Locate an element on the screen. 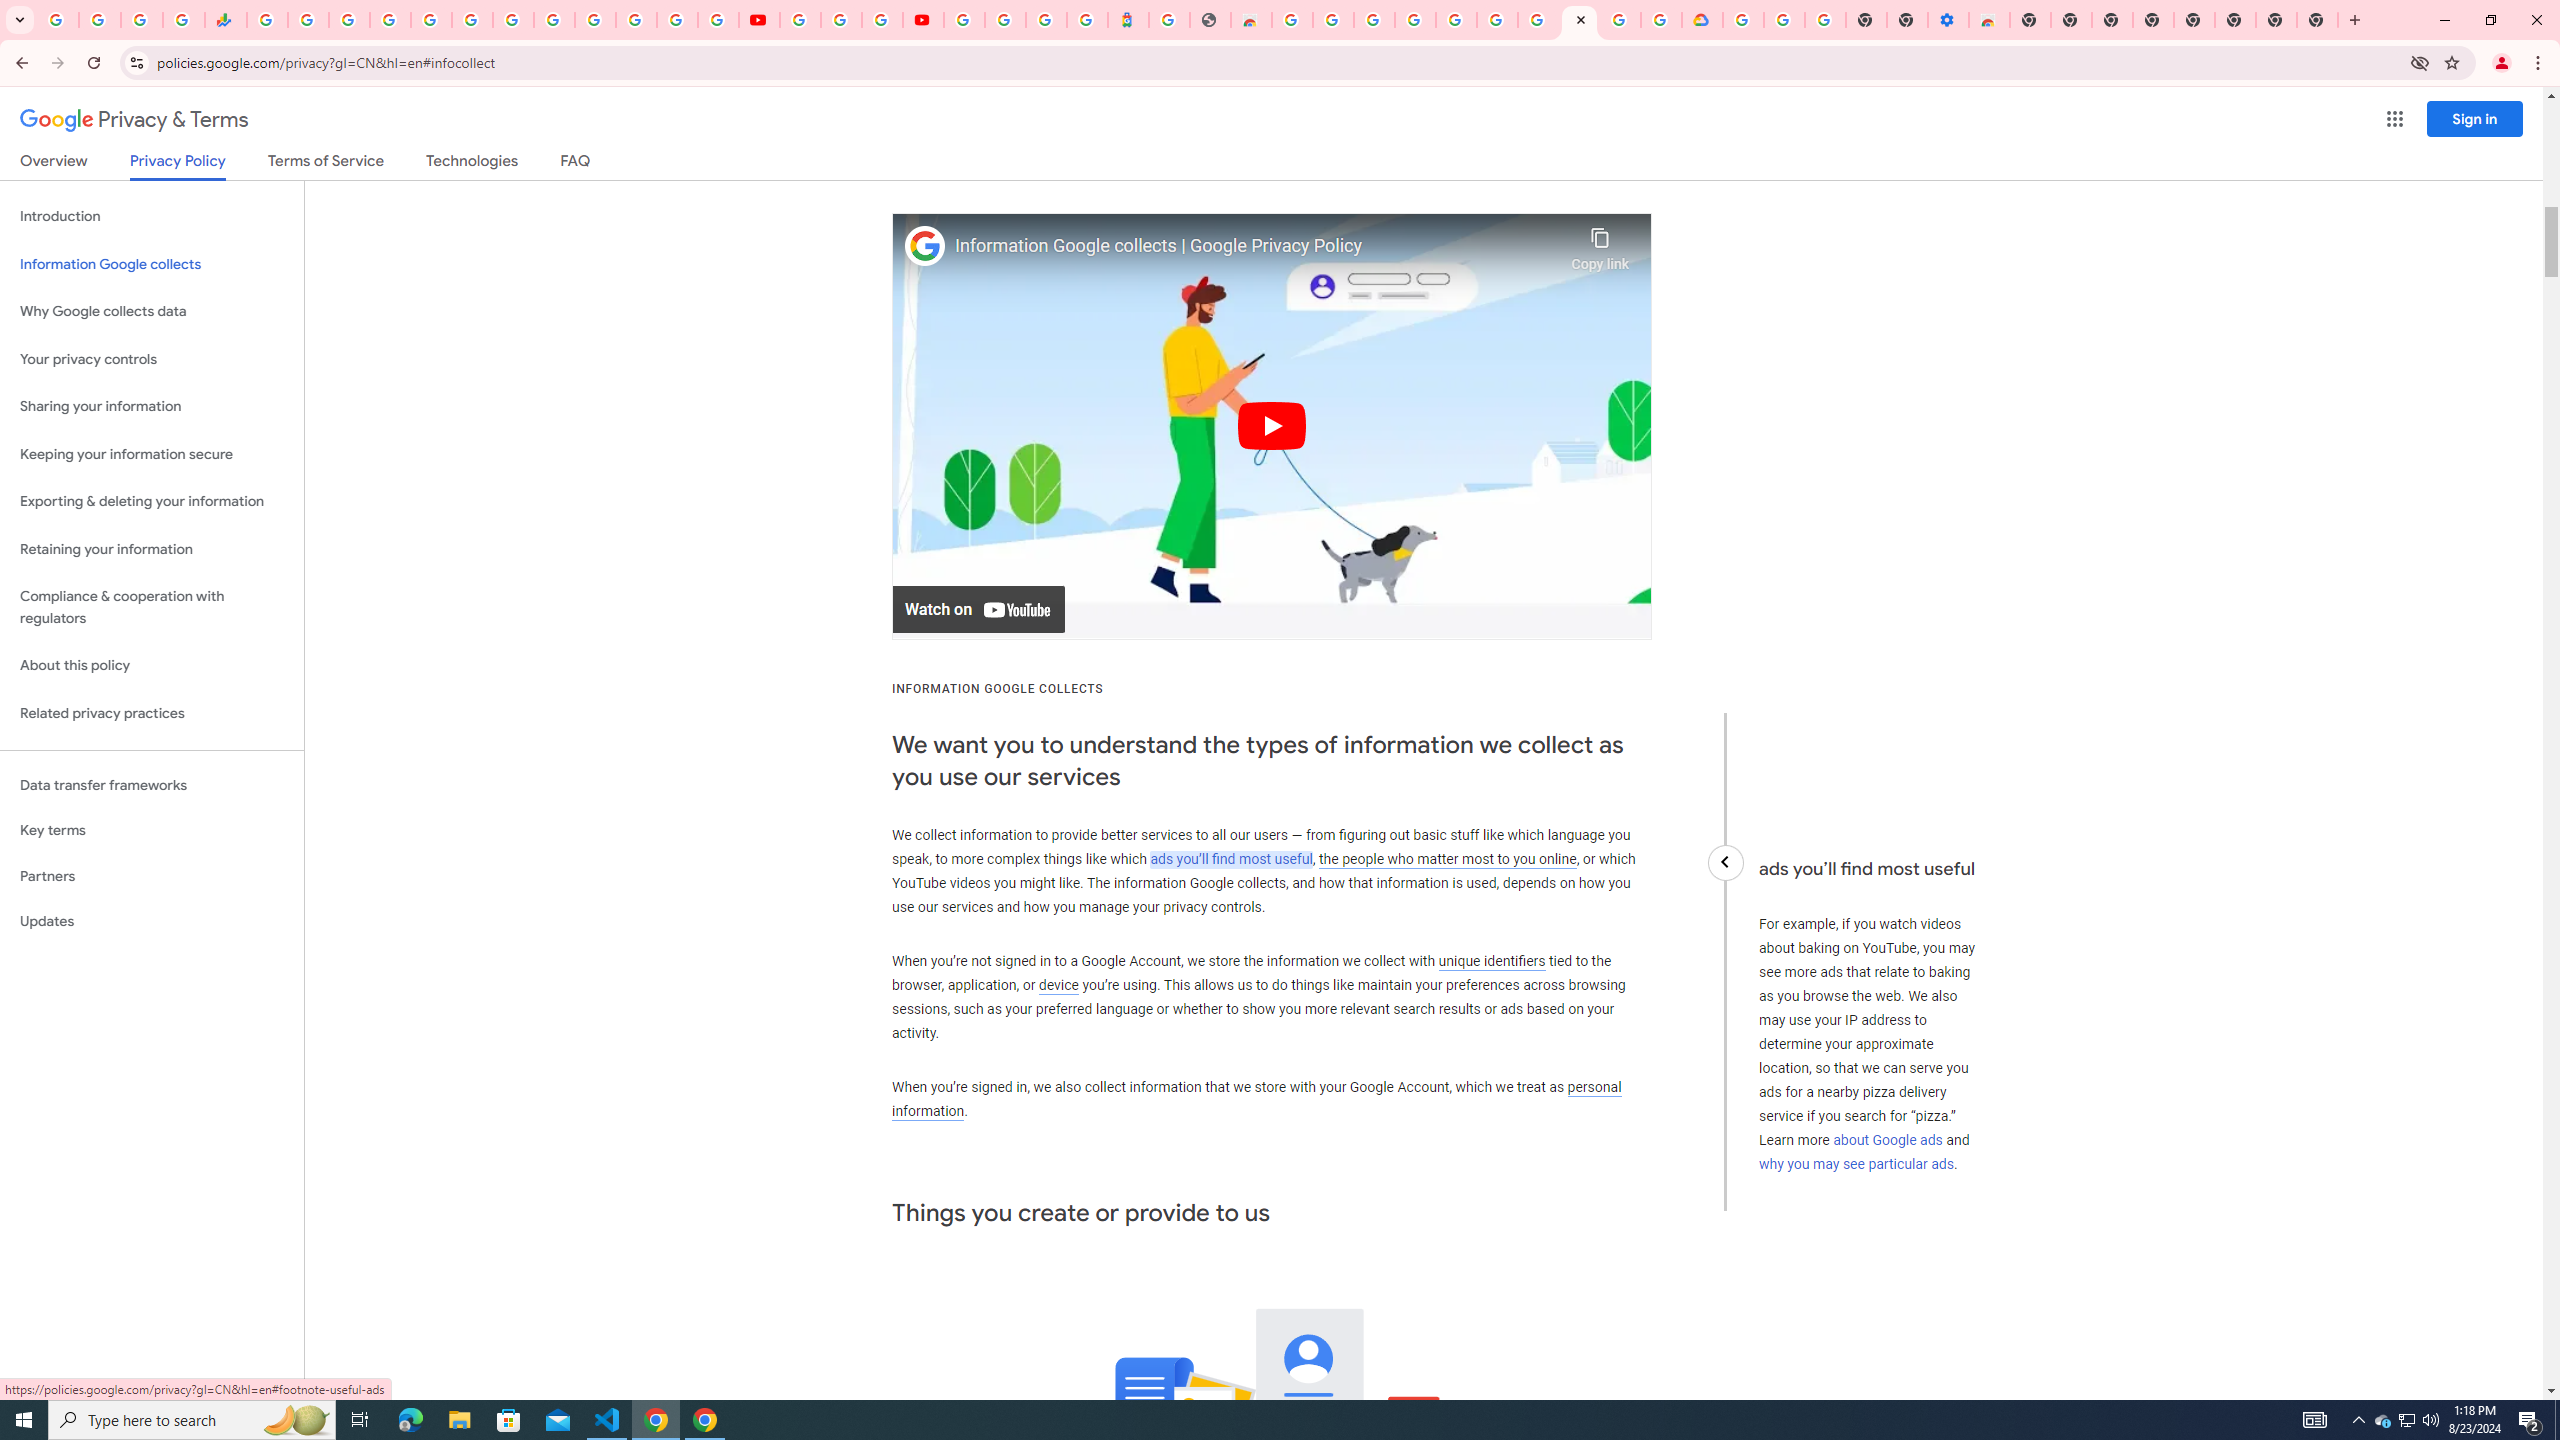  'Play' is located at coordinates (1271, 425).